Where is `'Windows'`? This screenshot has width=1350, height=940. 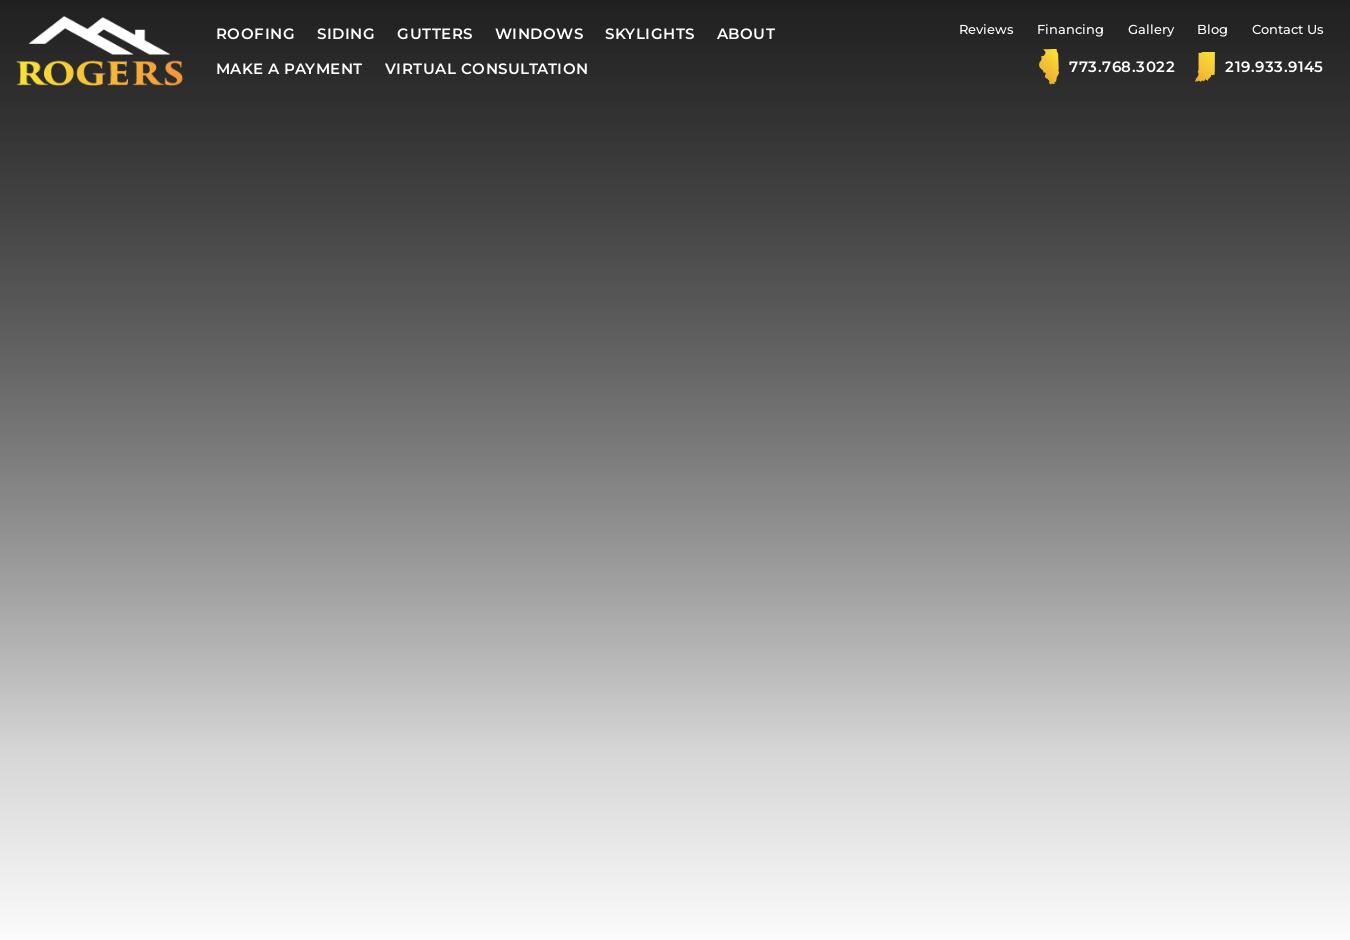
'Windows' is located at coordinates (537, 33).